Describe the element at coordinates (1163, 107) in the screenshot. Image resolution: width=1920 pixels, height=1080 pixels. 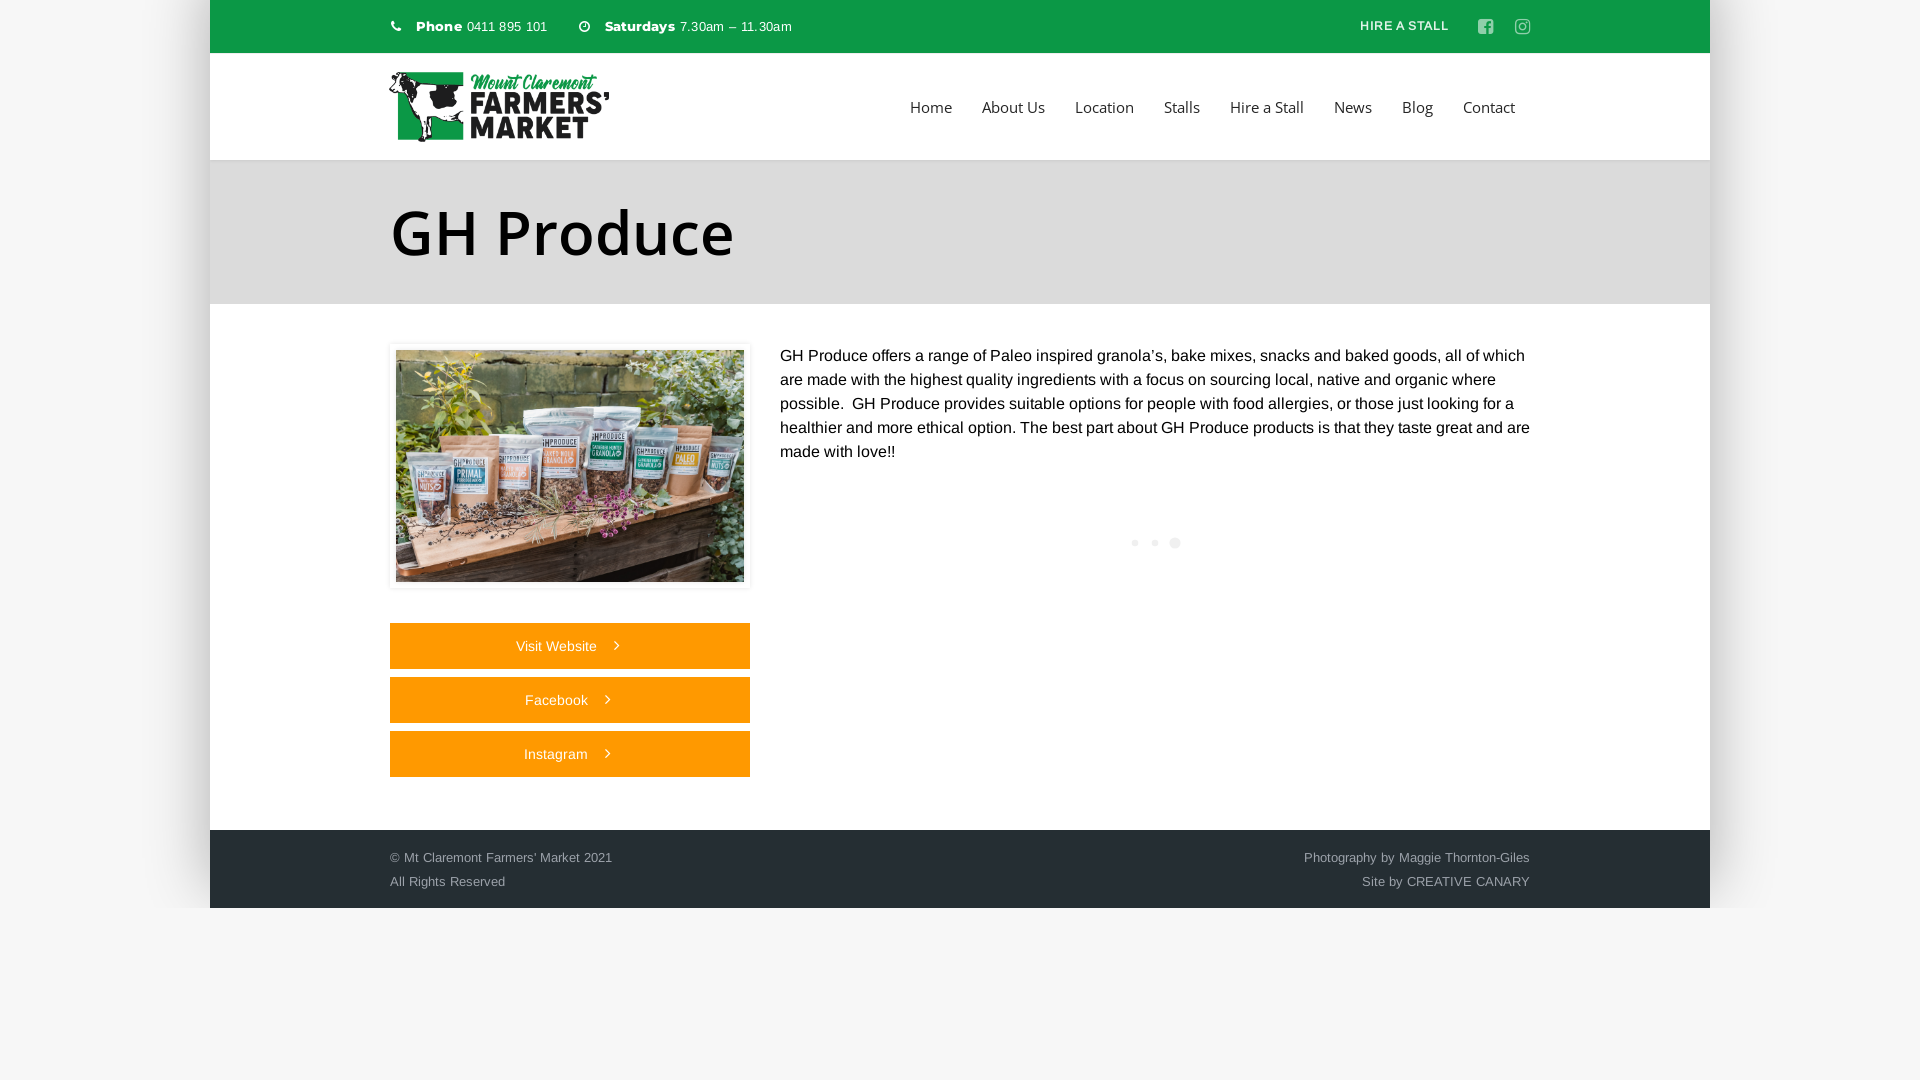
I see `'Stalls'` at that location.